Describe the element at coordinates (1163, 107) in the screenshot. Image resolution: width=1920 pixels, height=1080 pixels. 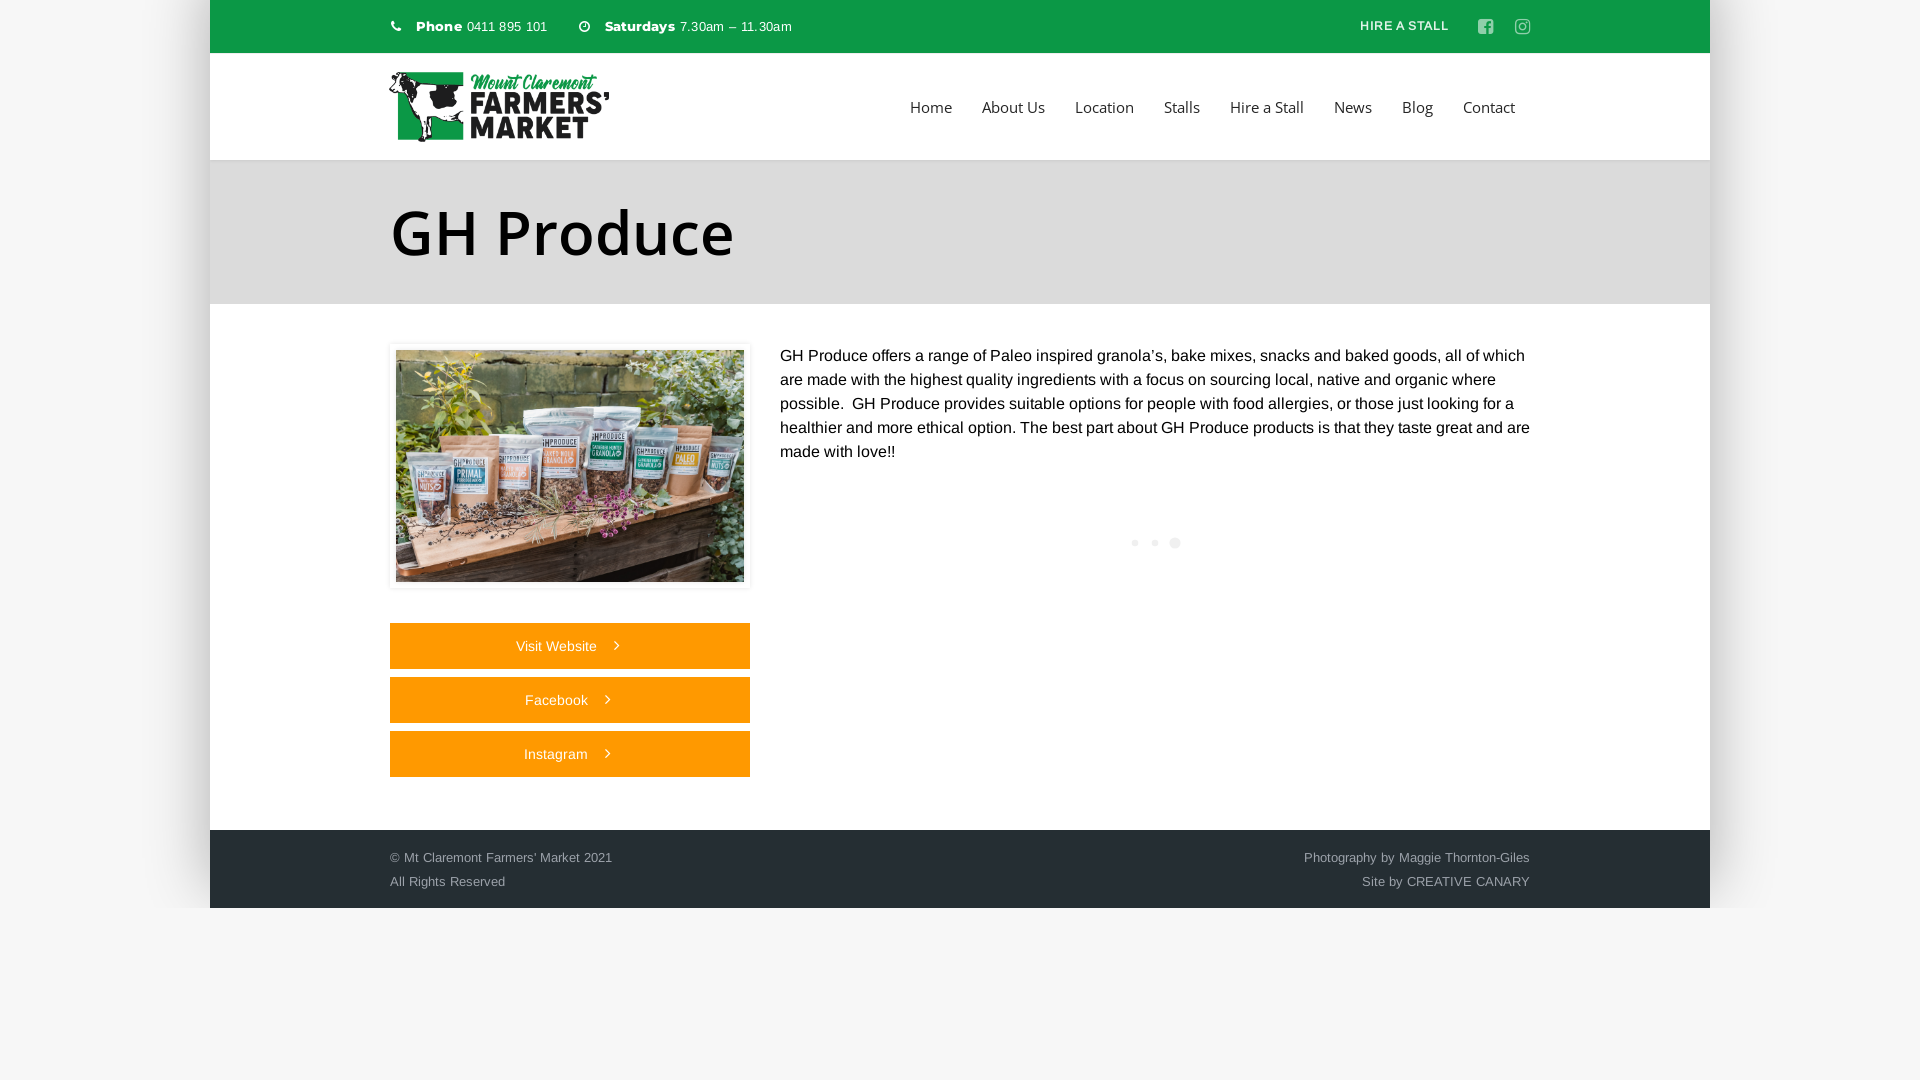
I see `'Stalls'` at that location.